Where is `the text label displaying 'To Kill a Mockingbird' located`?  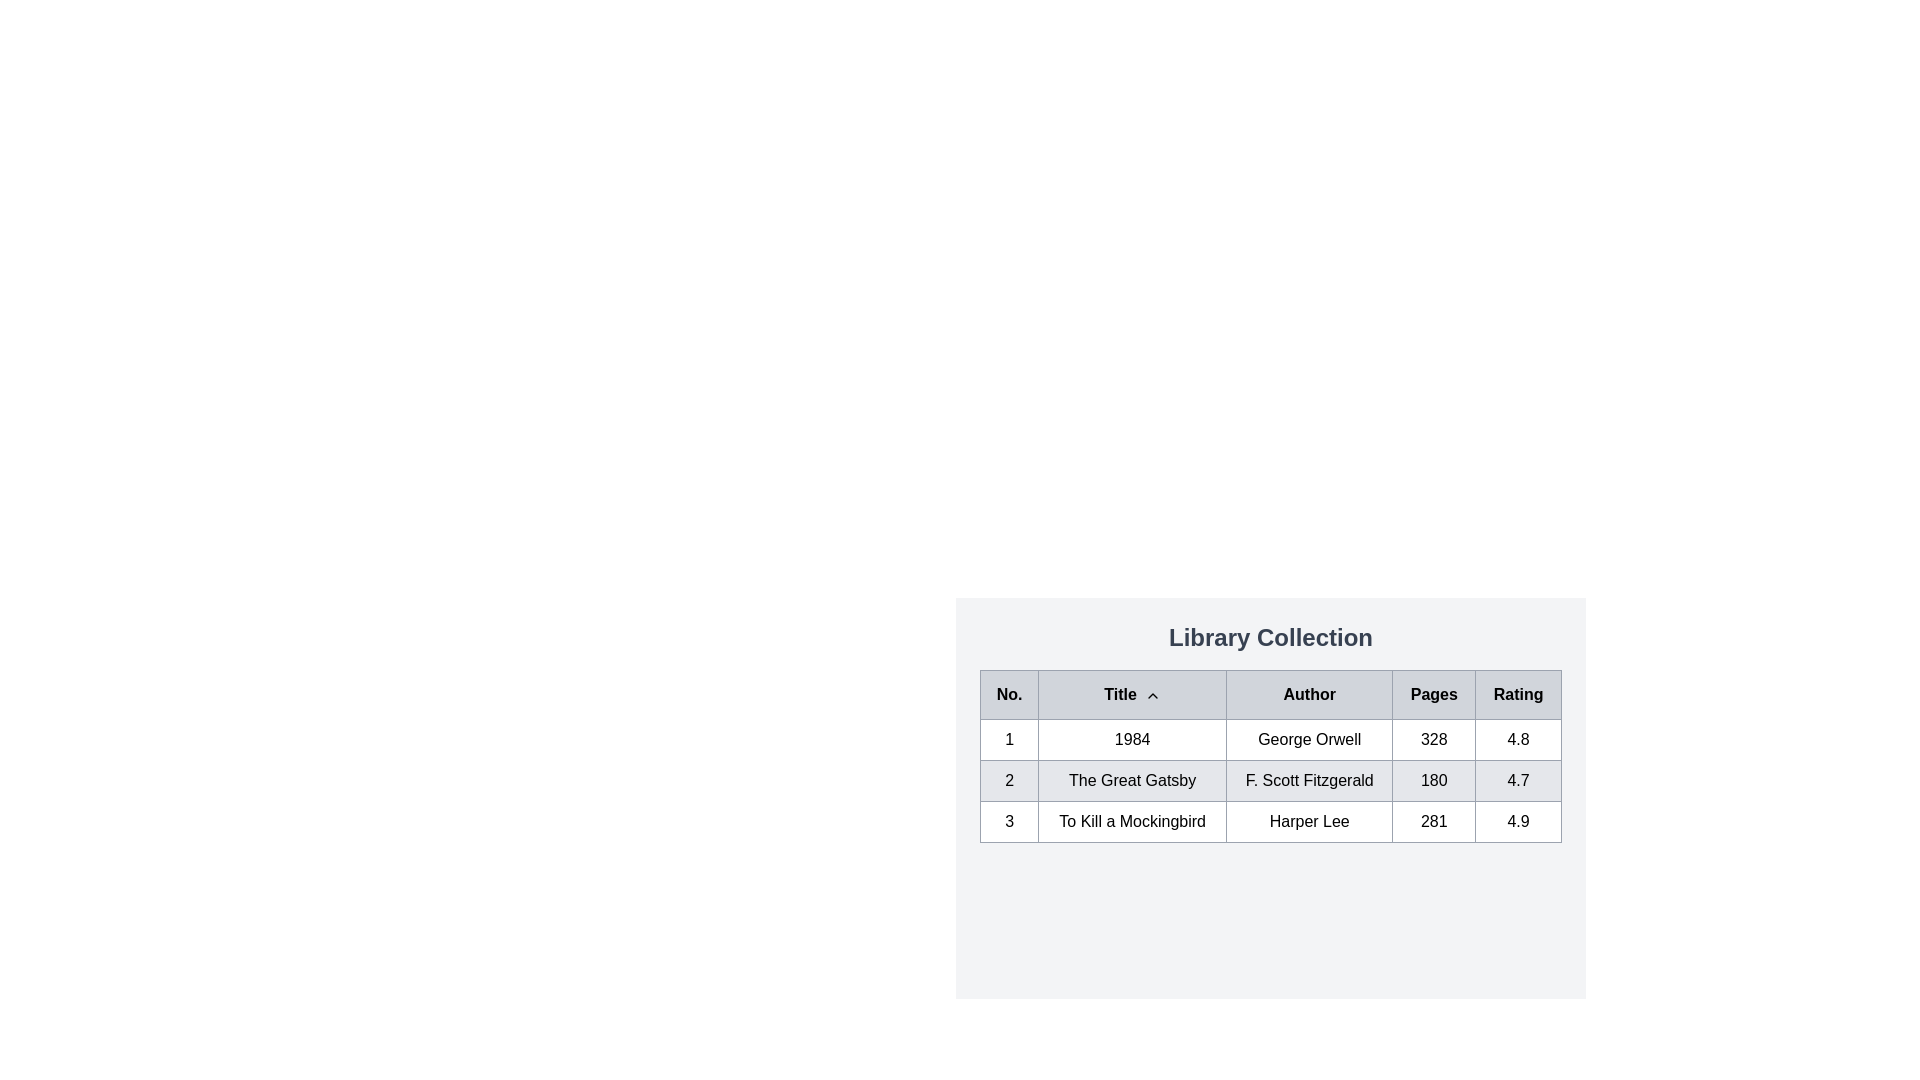
the text label displaying 'To Kill a Mockingbird' located is located at coordinates (1132, 821).